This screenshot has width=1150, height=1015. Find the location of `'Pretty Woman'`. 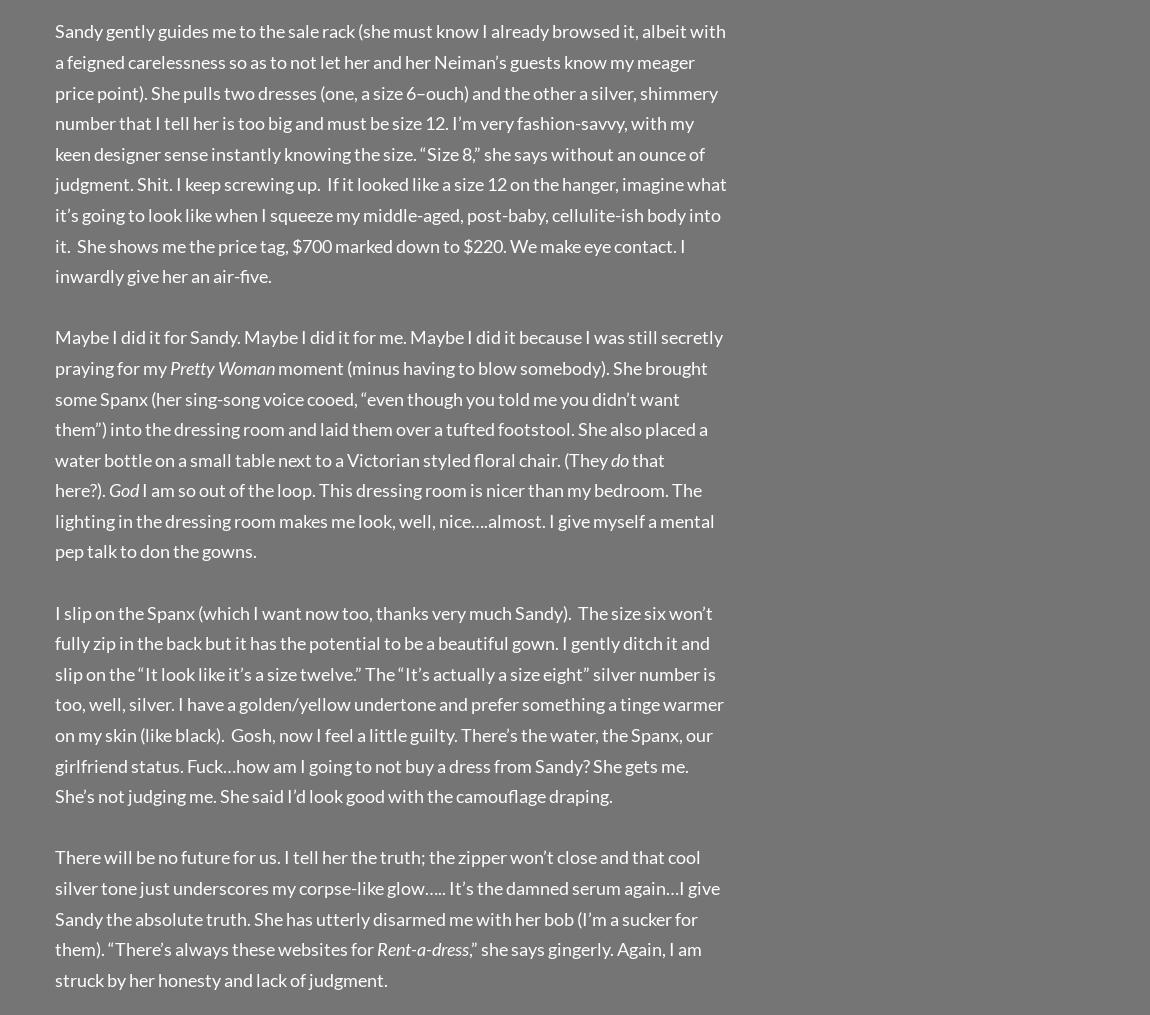

'Pretty Woman' is located at coordinates (223, 367).